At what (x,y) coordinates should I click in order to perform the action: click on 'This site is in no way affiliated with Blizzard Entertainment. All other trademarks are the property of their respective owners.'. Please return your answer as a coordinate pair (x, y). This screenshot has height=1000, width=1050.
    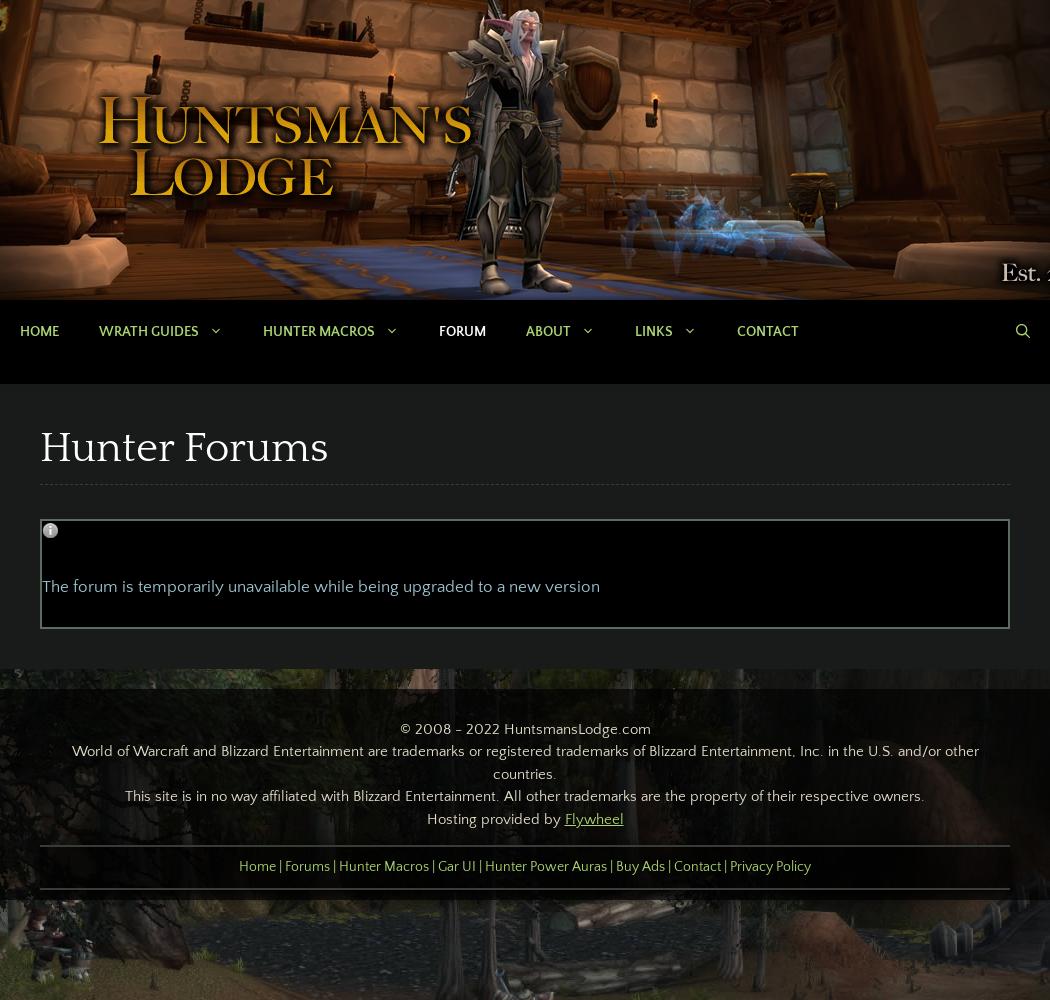
    Looking at the image, I should click on (525, 796).